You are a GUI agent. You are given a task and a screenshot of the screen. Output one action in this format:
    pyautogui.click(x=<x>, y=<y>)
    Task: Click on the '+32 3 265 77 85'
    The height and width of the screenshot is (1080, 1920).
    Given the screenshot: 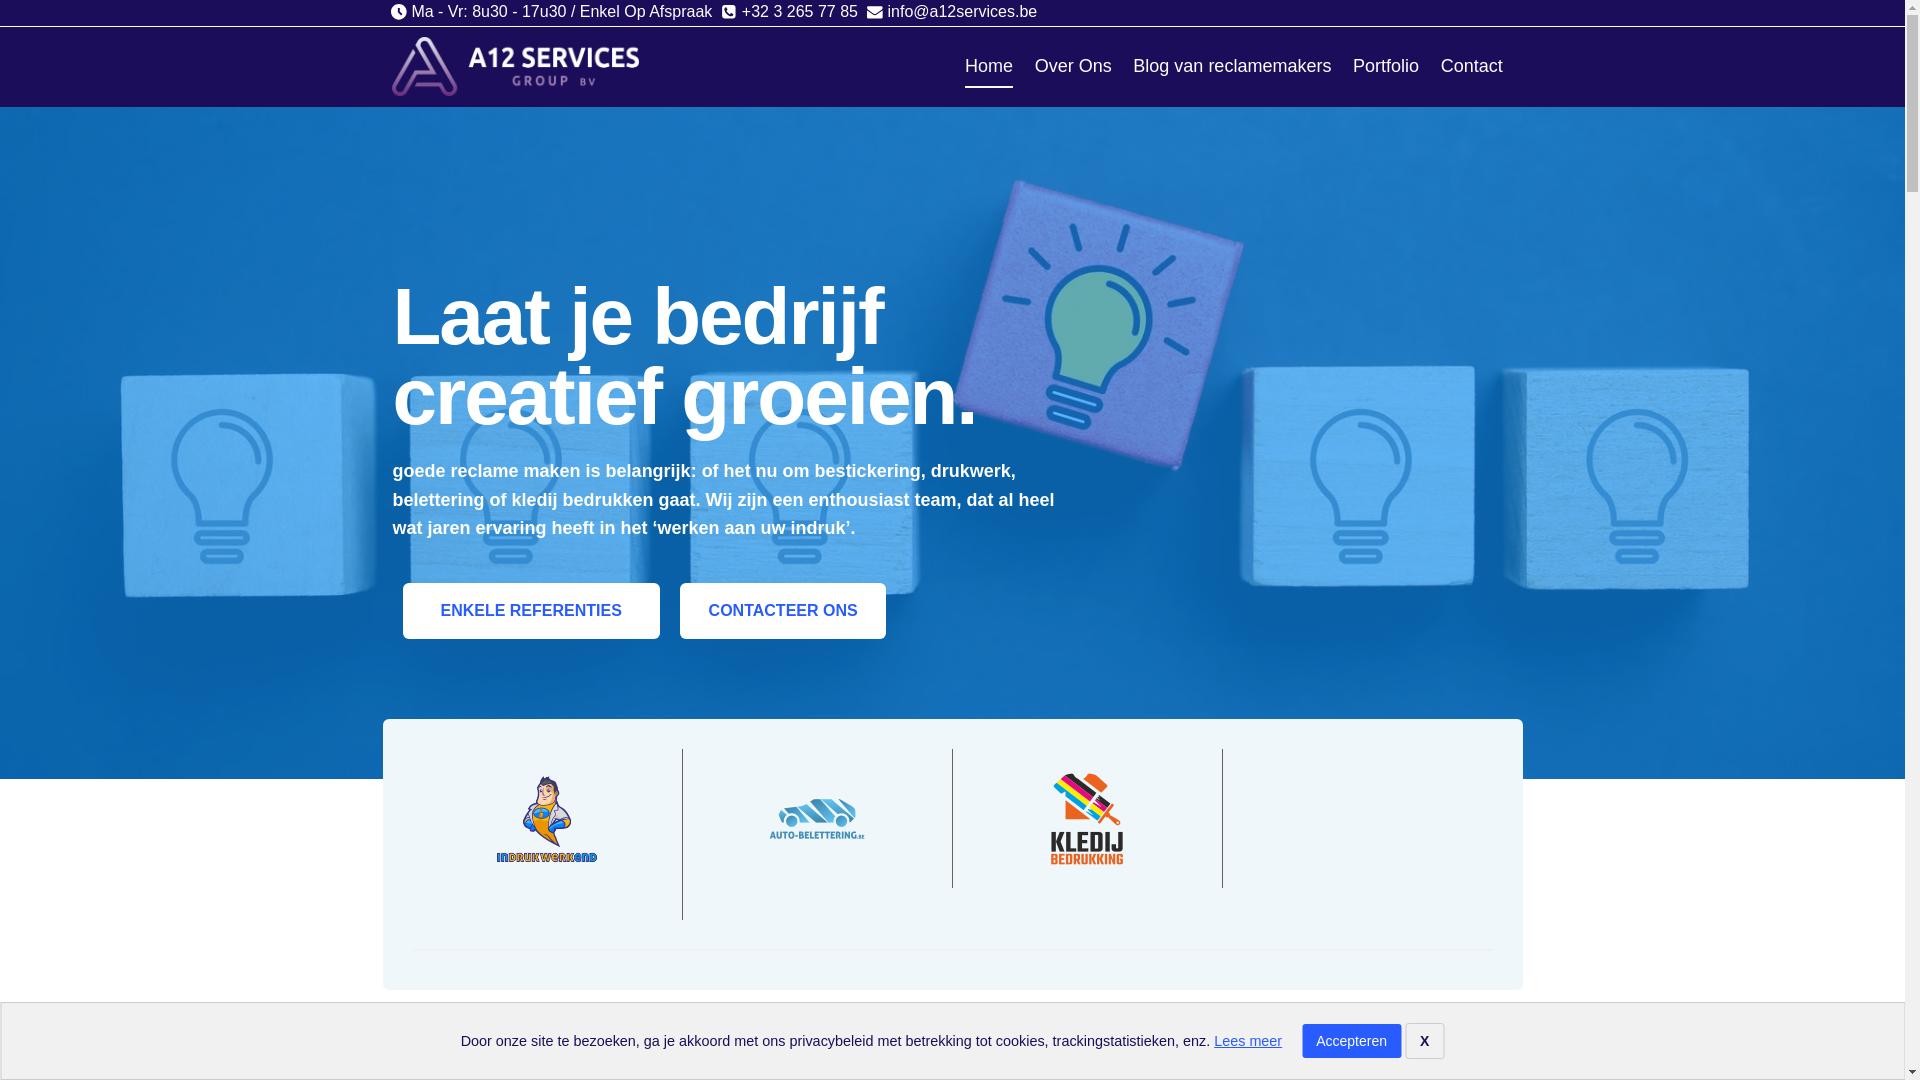 What is the action you would take?
    pyautogui.click(x=788, y=12)
    